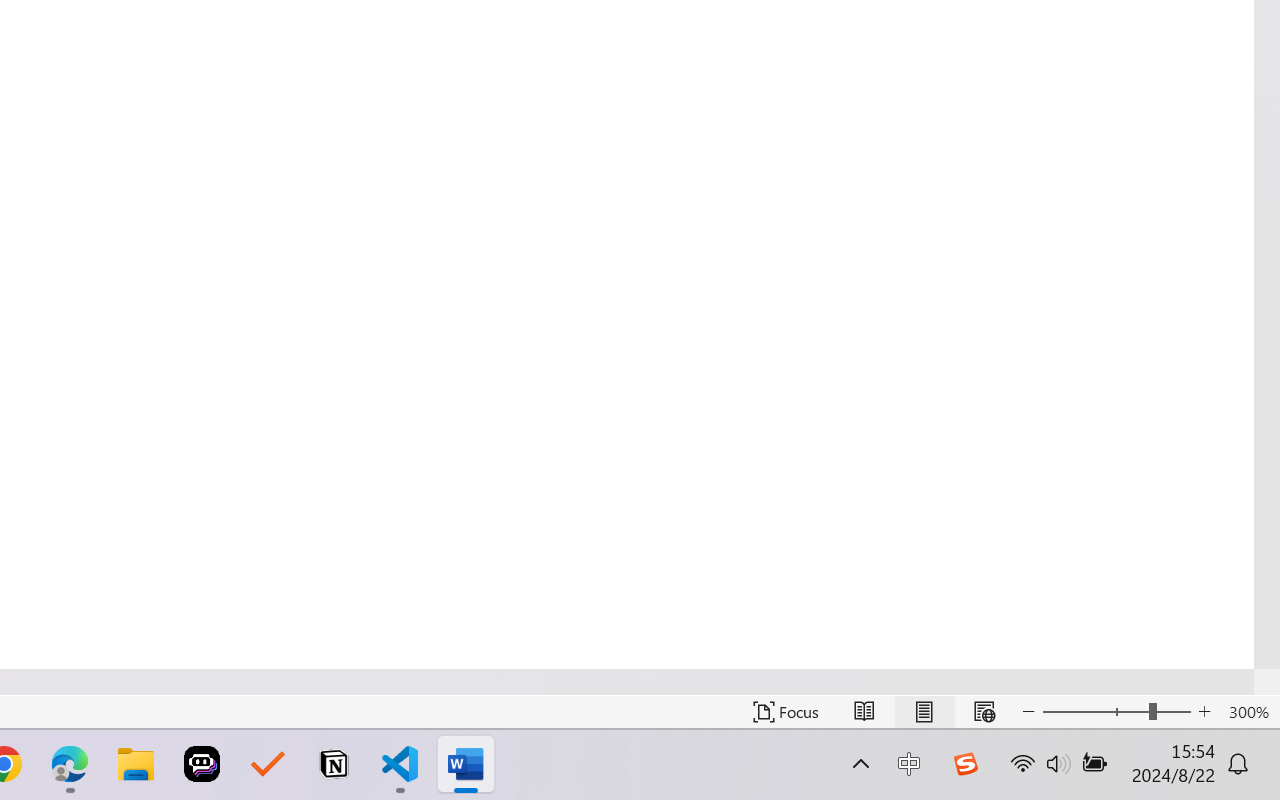  Describe the element at coordinates (785, 711) in the screenshot. I see `'Focus '` at that location.